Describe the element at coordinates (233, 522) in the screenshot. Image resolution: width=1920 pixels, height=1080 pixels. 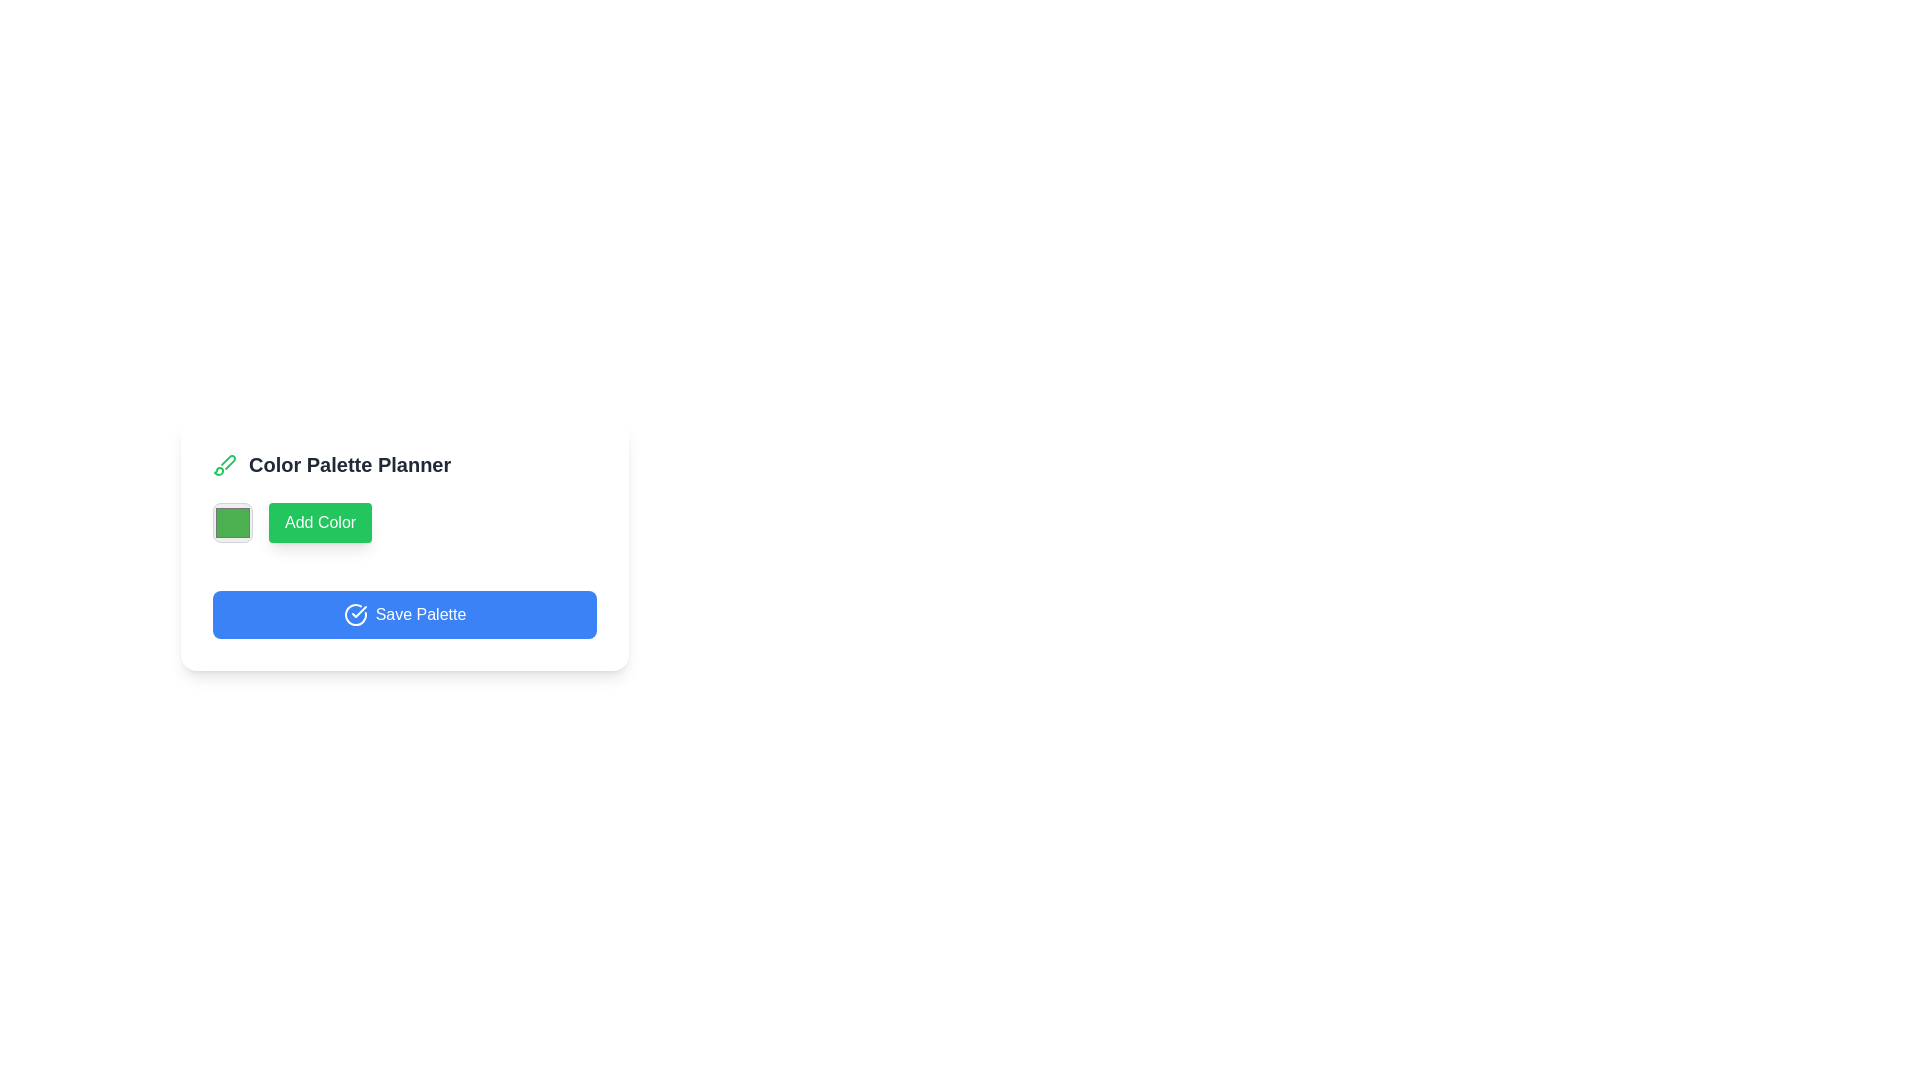
I see `the color picker located to the left of the 'Add Color' button to choose a color` at that location.